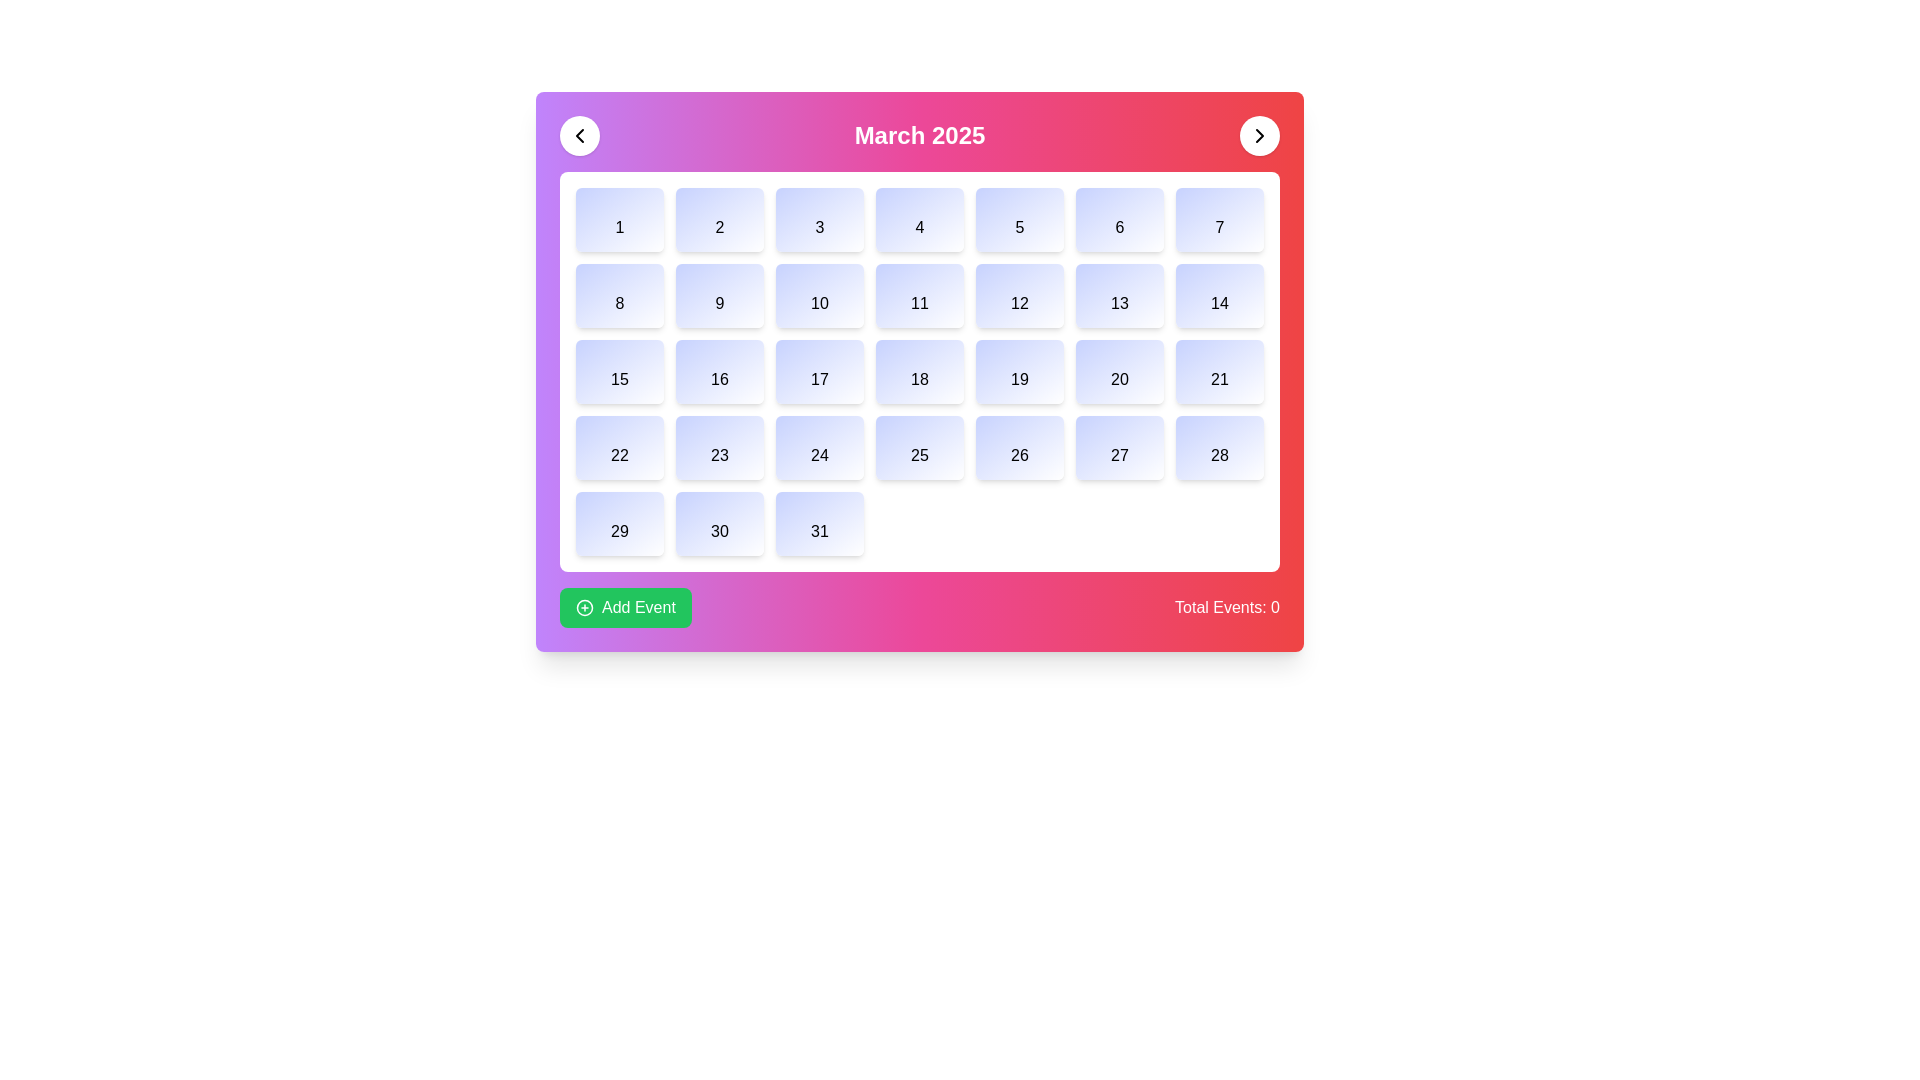 This screenshot has height=1080, width=1920. Describe the element at coordinates (820, 523) in the screenshot. I see `the static display box representing the date '31' in the last row and last column of the calendar grid` at that location.